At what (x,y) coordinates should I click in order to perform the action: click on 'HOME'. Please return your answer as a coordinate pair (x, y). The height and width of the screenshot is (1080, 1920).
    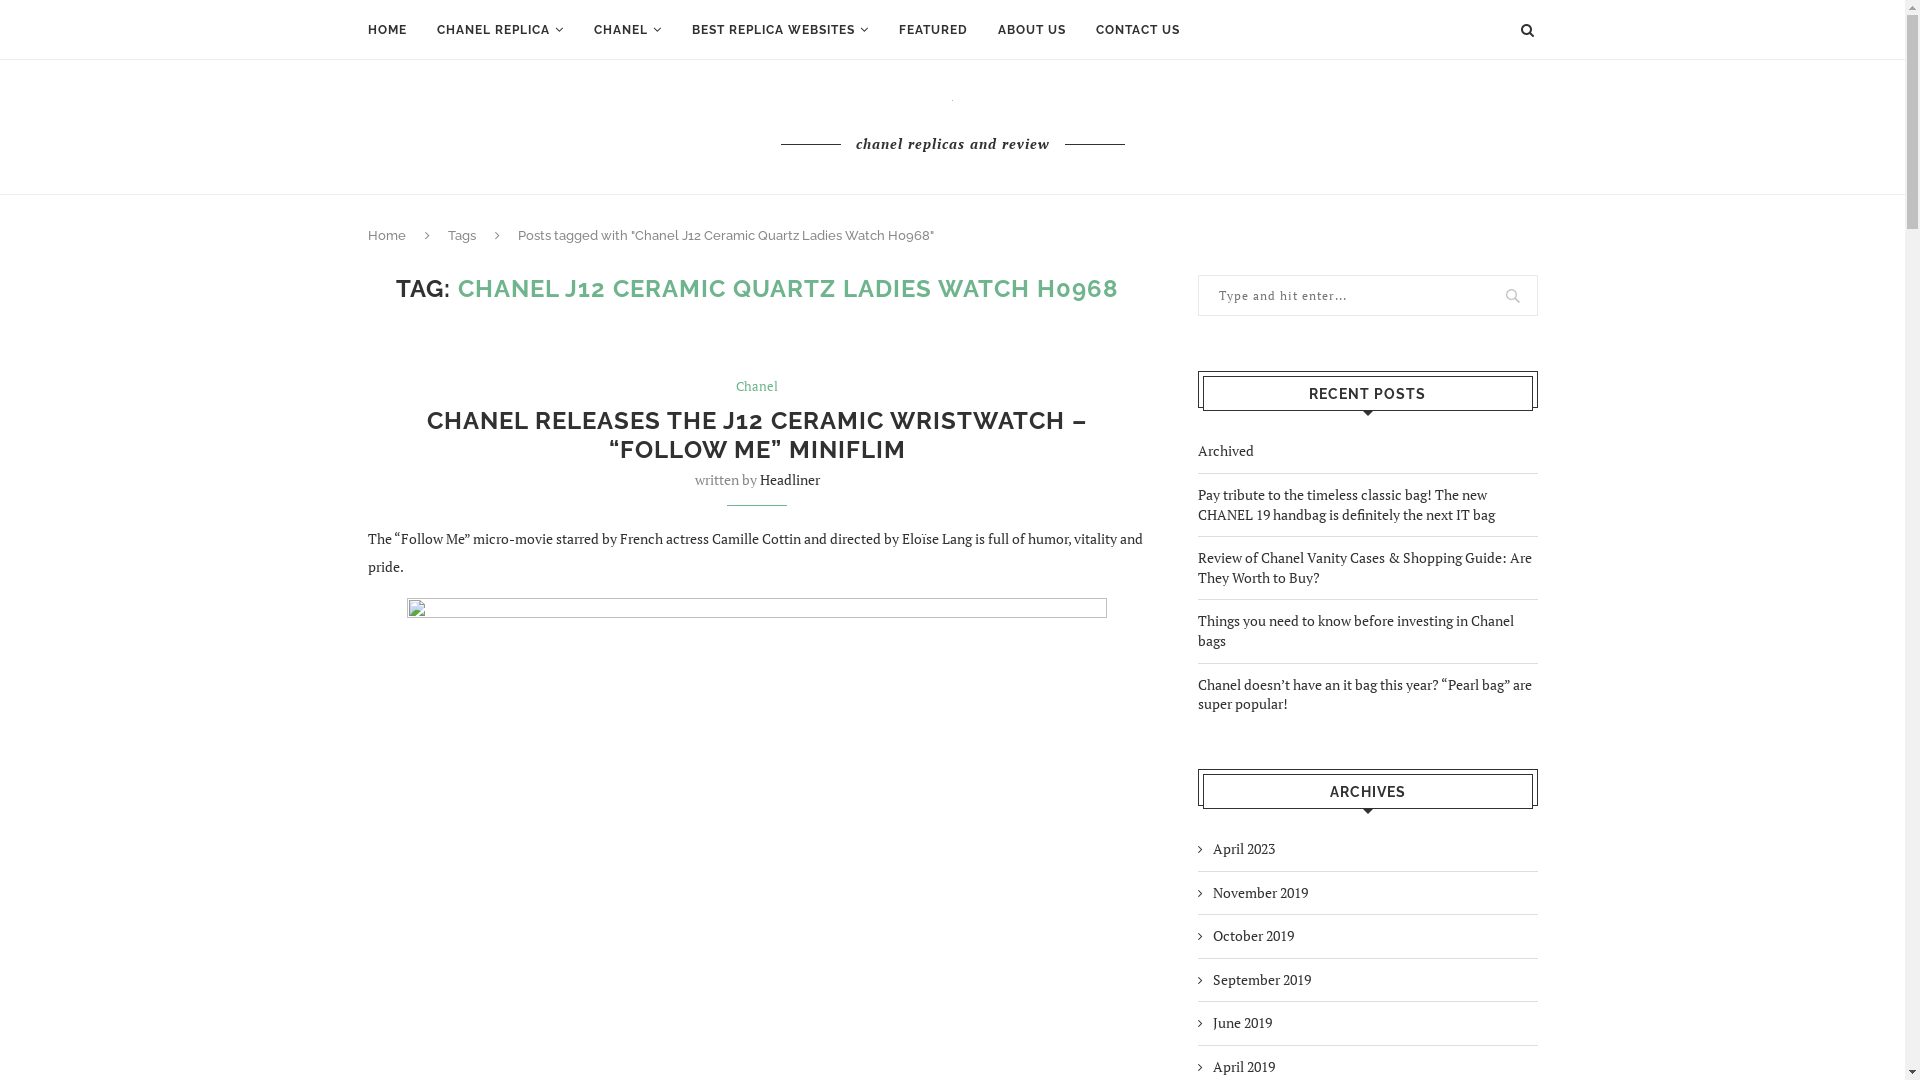
    Looking at the image, I should click on (387, 30).